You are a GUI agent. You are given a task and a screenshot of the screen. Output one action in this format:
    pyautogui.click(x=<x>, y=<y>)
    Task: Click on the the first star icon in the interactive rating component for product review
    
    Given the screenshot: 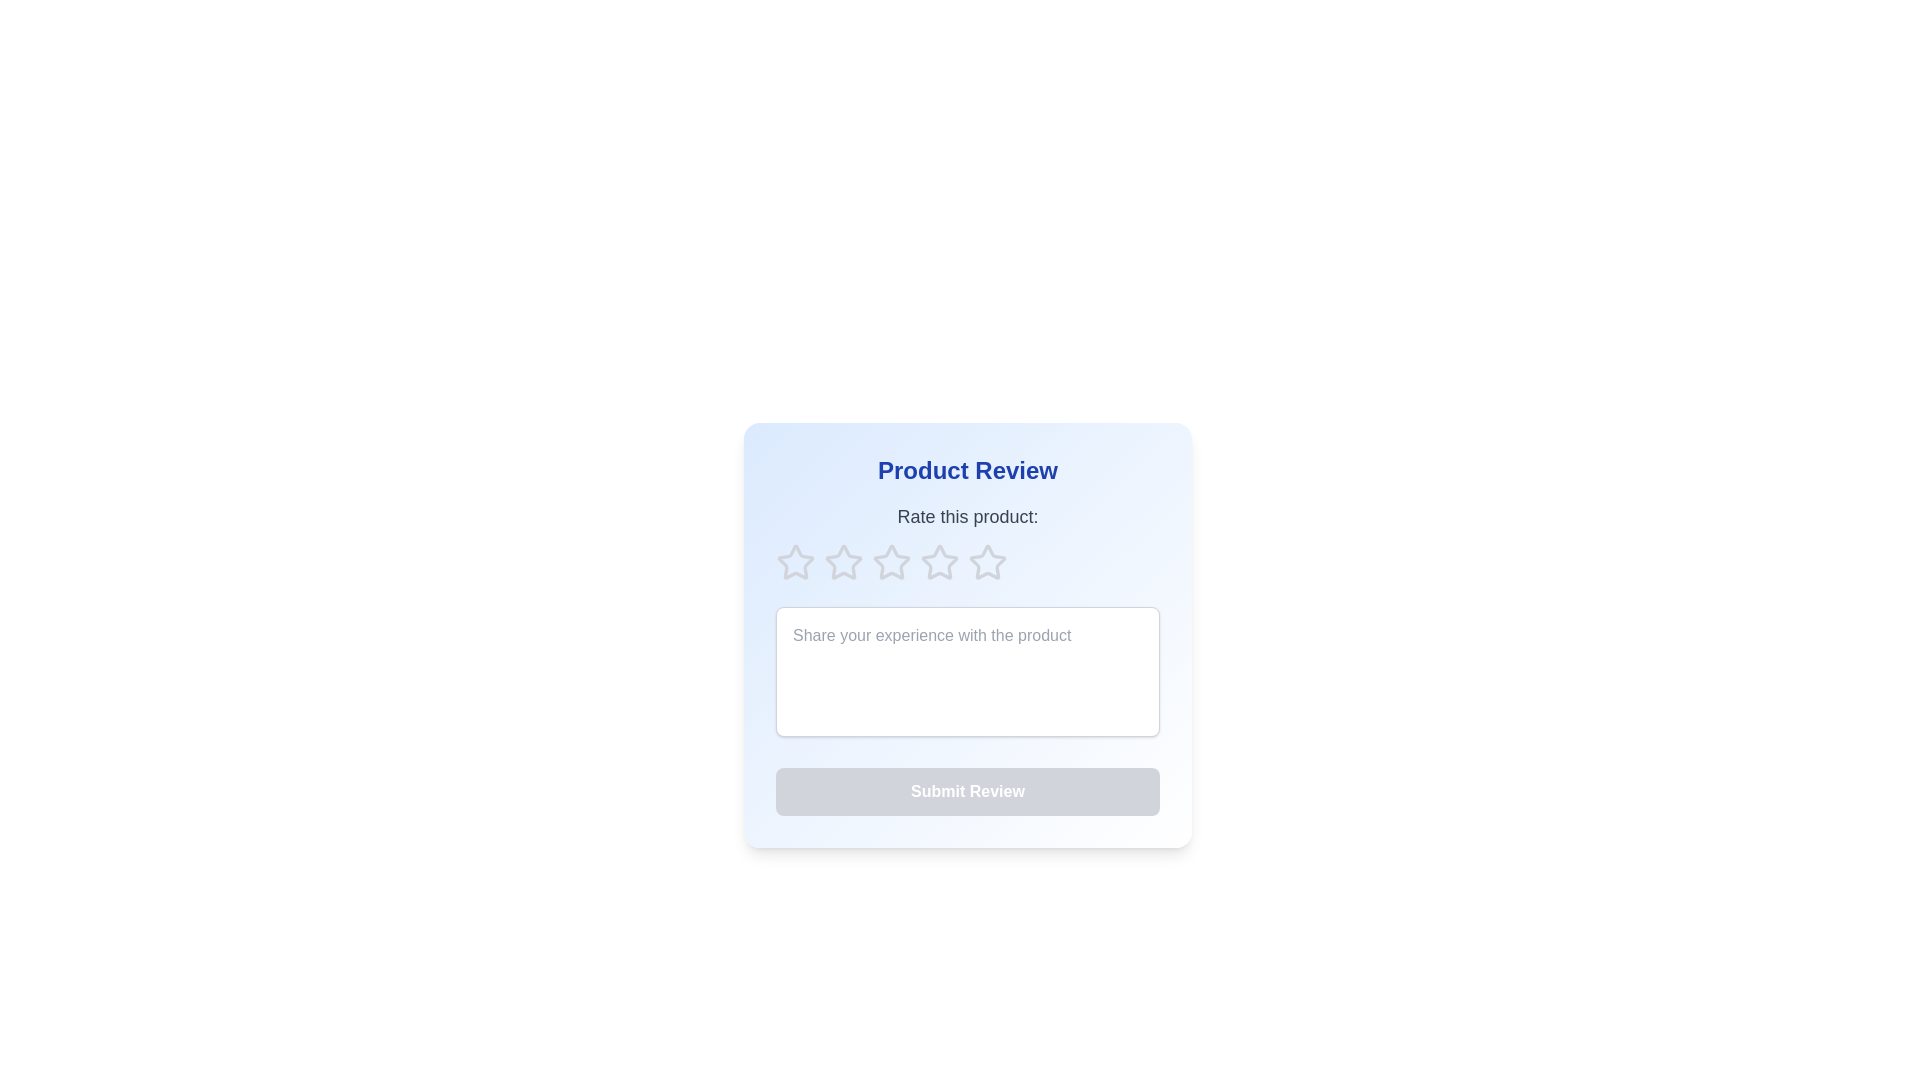 What is the action you would take?
    pyautogui.click(x=795, y=562)
    